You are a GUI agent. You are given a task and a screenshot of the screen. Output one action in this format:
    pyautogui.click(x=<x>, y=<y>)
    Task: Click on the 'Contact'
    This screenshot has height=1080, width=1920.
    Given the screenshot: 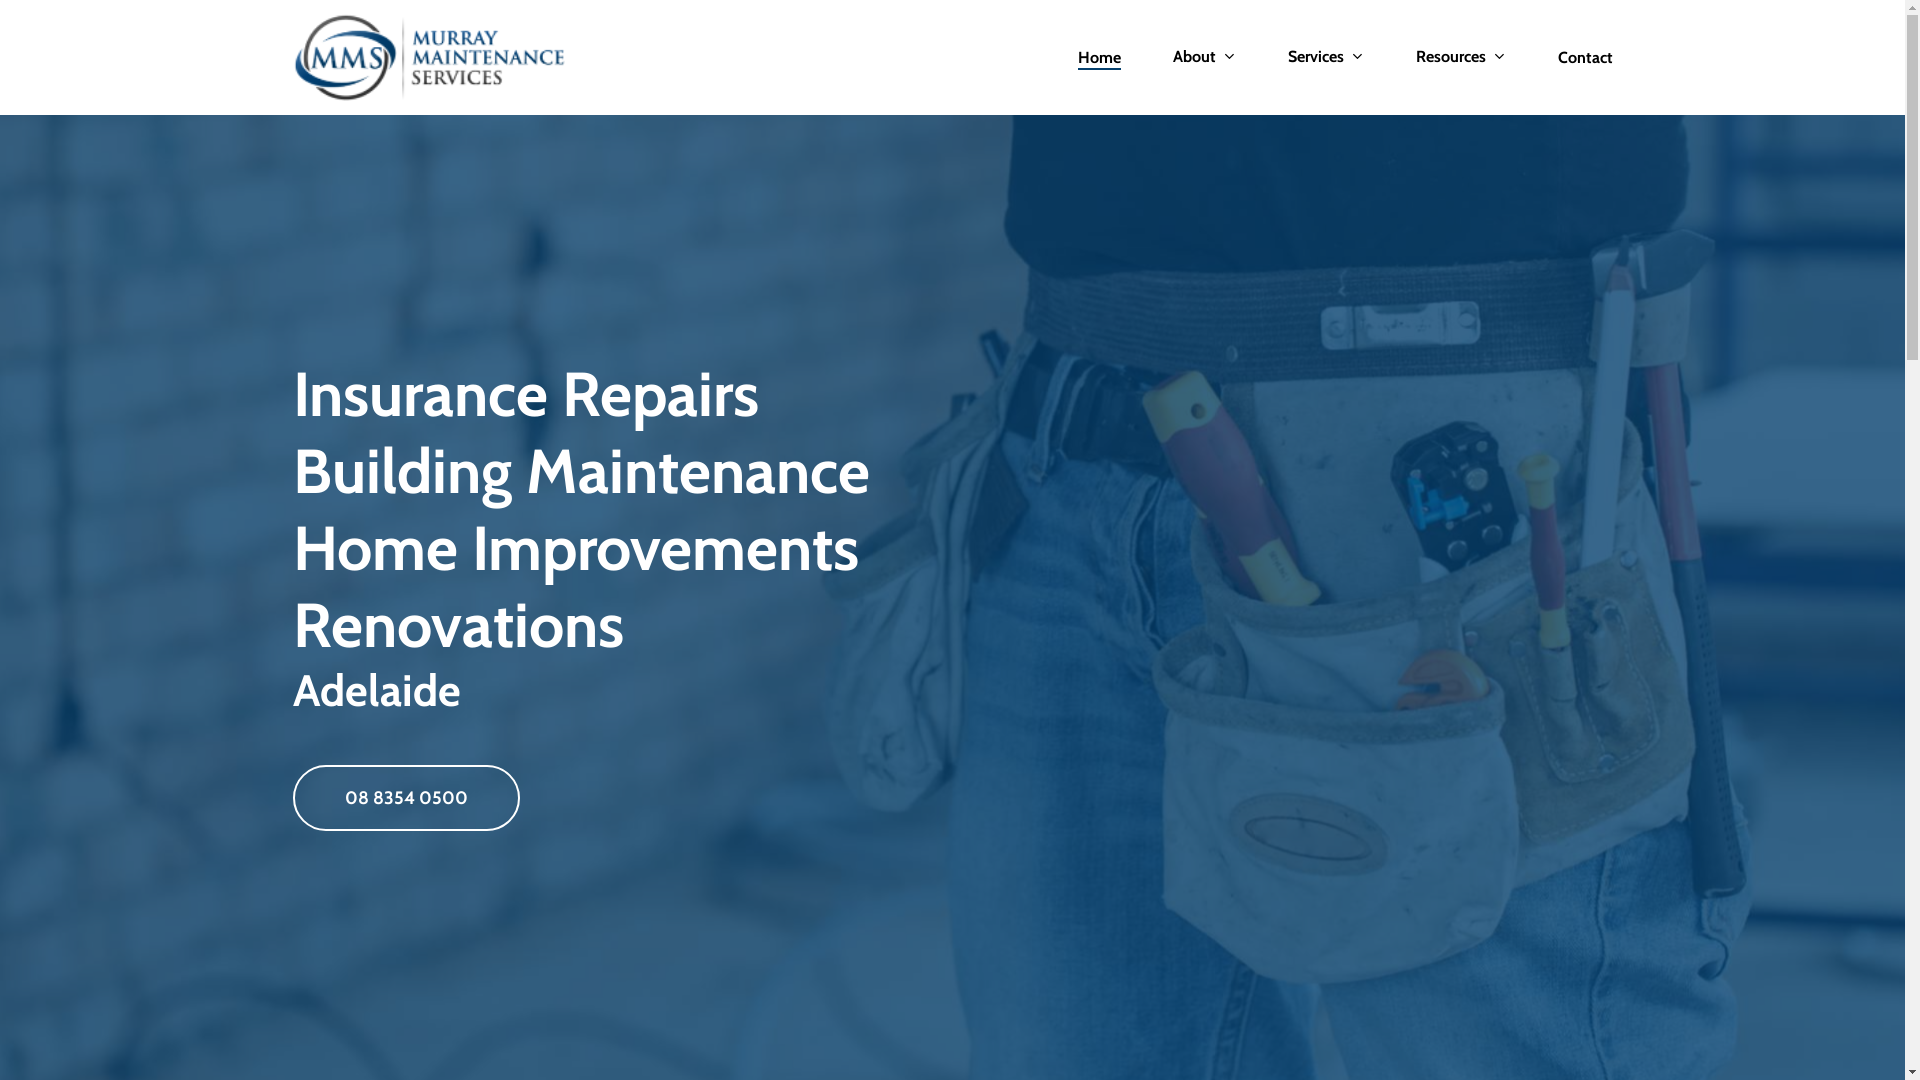 What is the action you would take?
    pyautogui.click(x=1584, y=56)
    